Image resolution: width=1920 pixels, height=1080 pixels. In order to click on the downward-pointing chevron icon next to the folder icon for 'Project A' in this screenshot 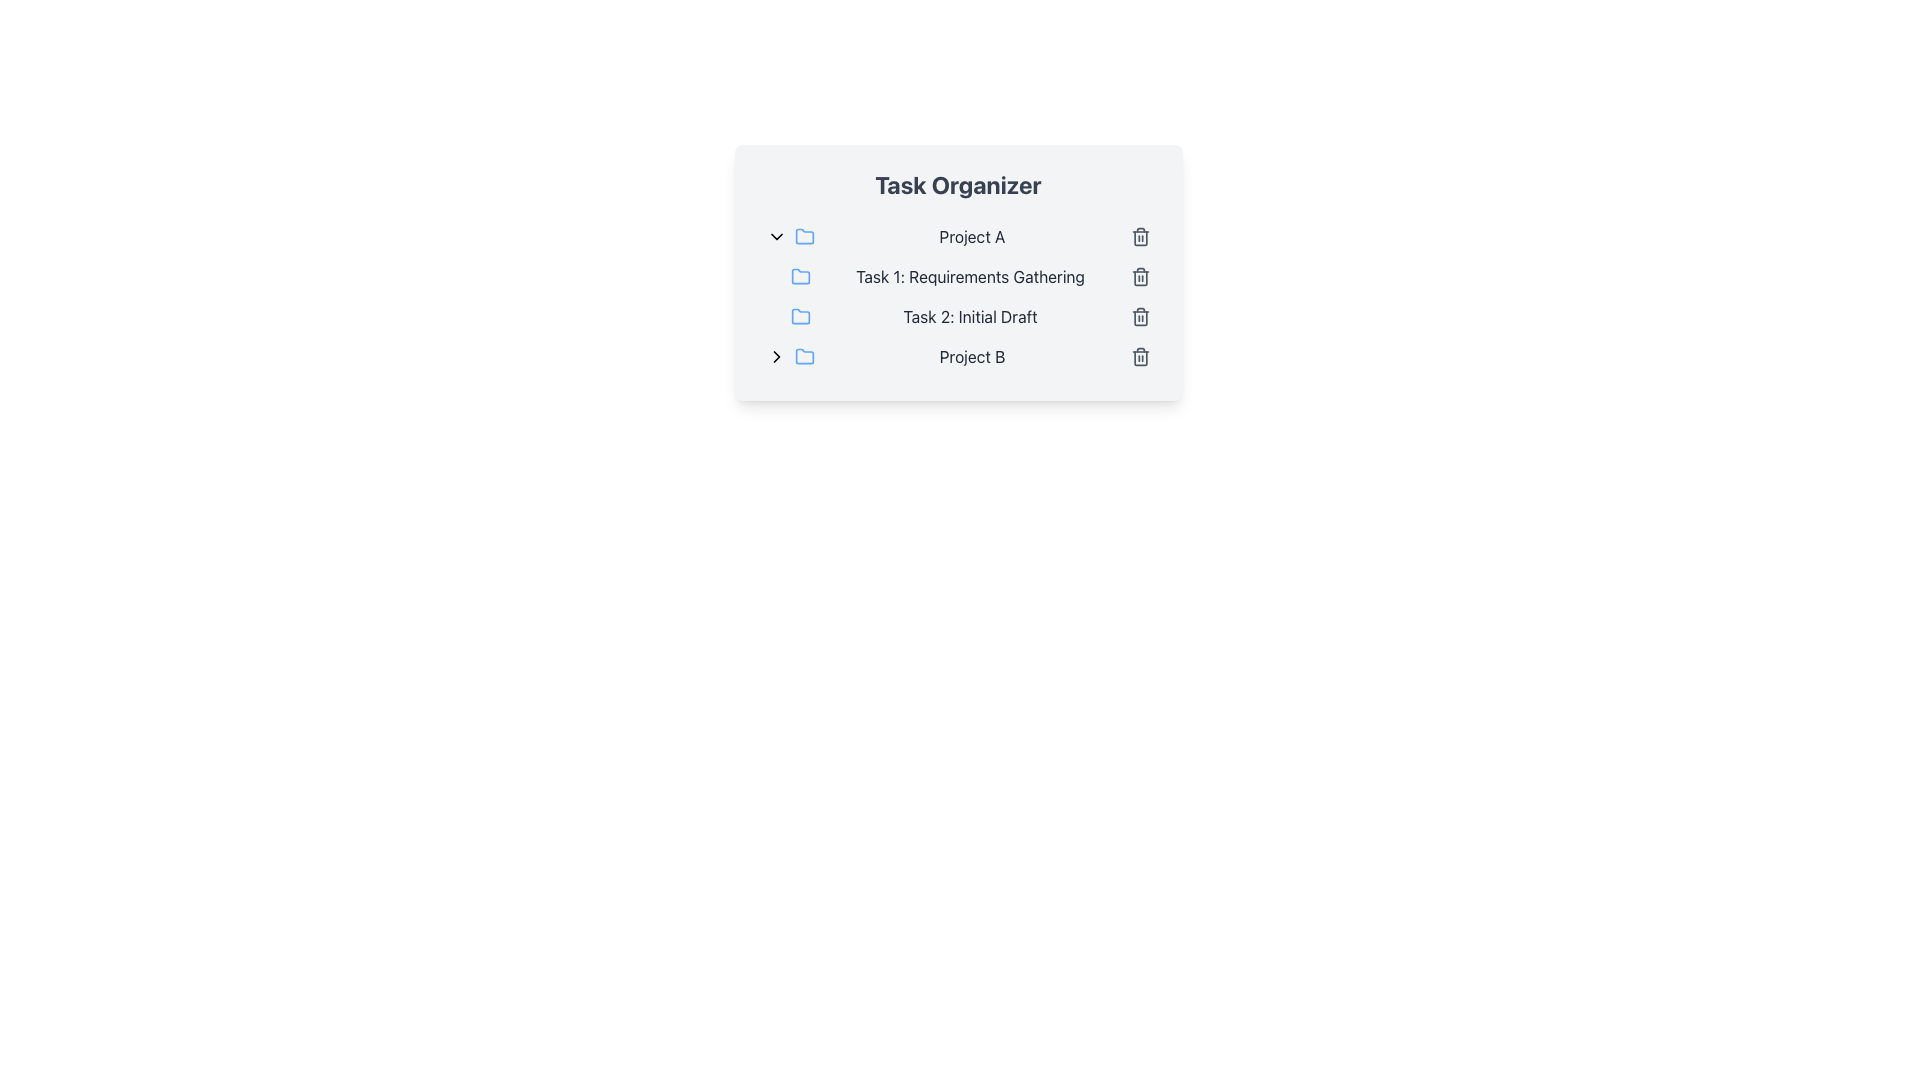, I will do `click(775, 235)`.